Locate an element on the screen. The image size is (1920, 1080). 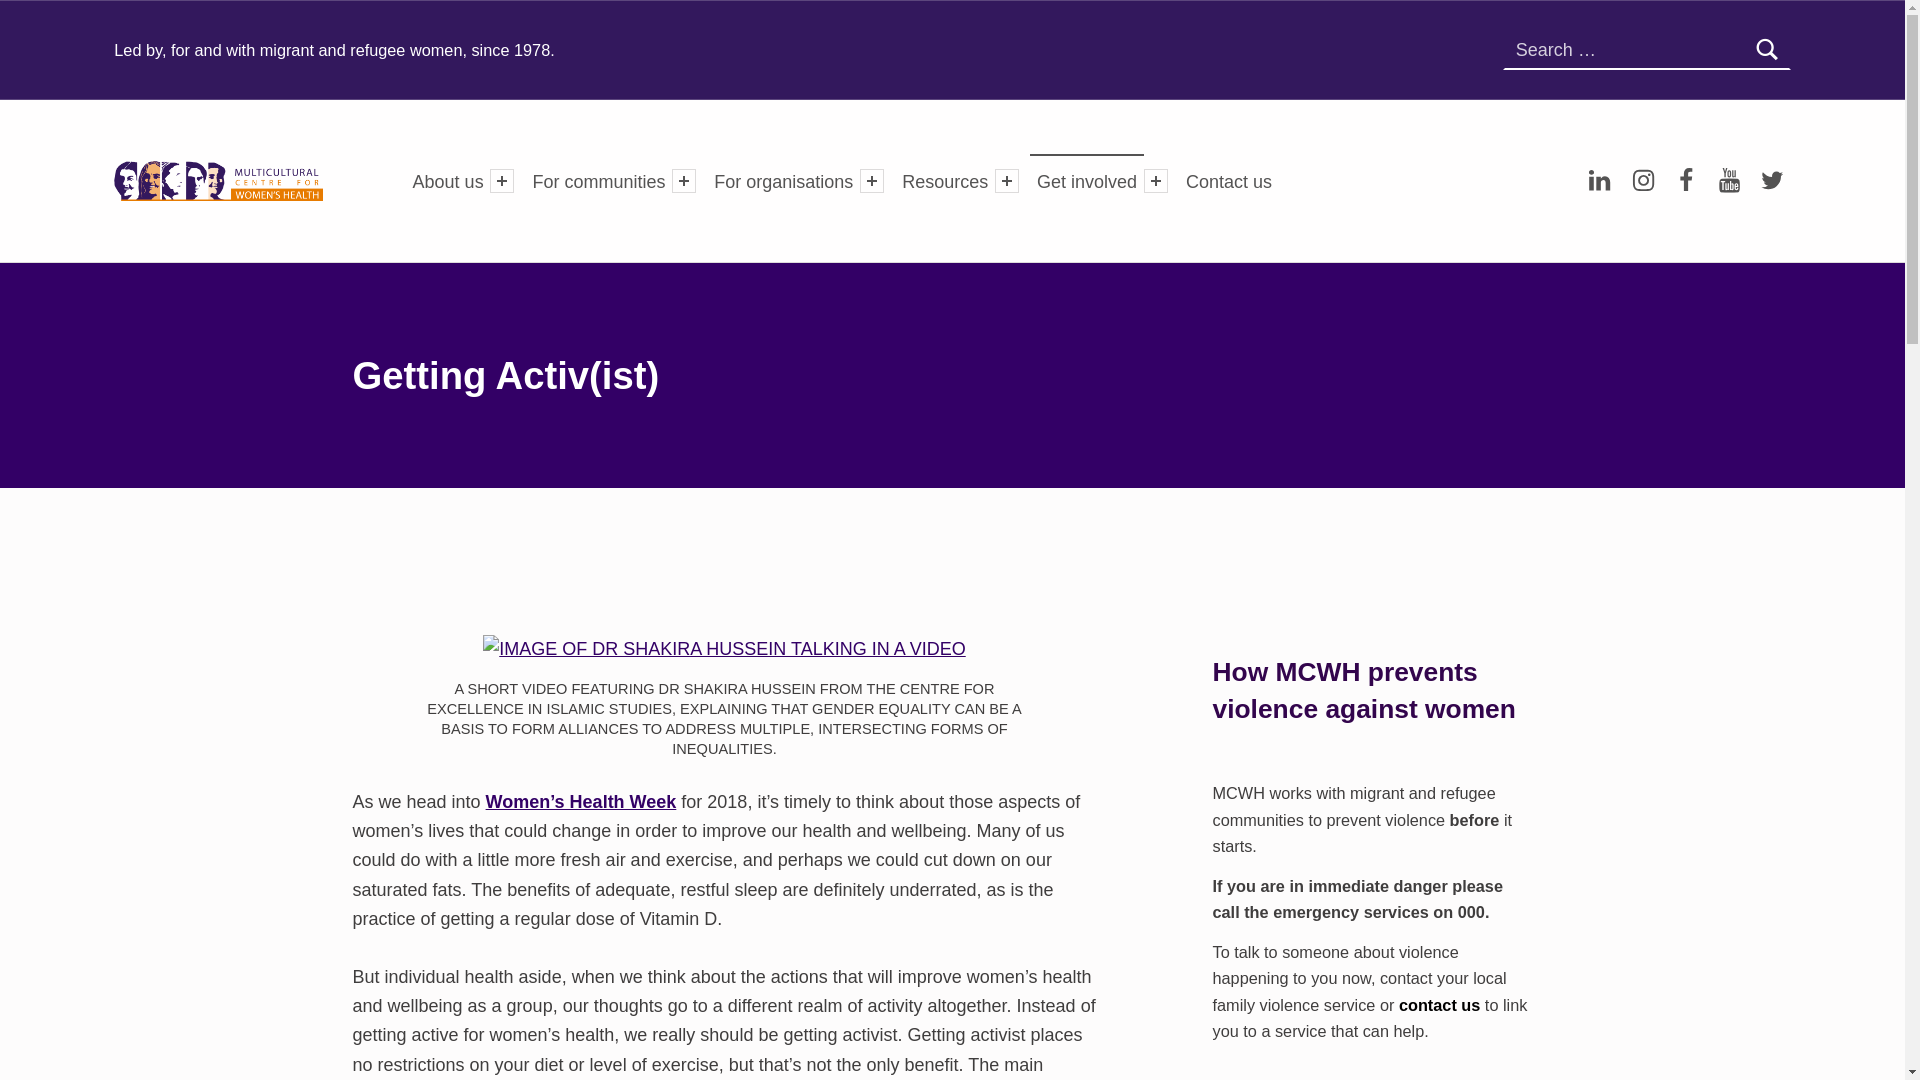
'For organisations' is located at coordinates (706, 180).